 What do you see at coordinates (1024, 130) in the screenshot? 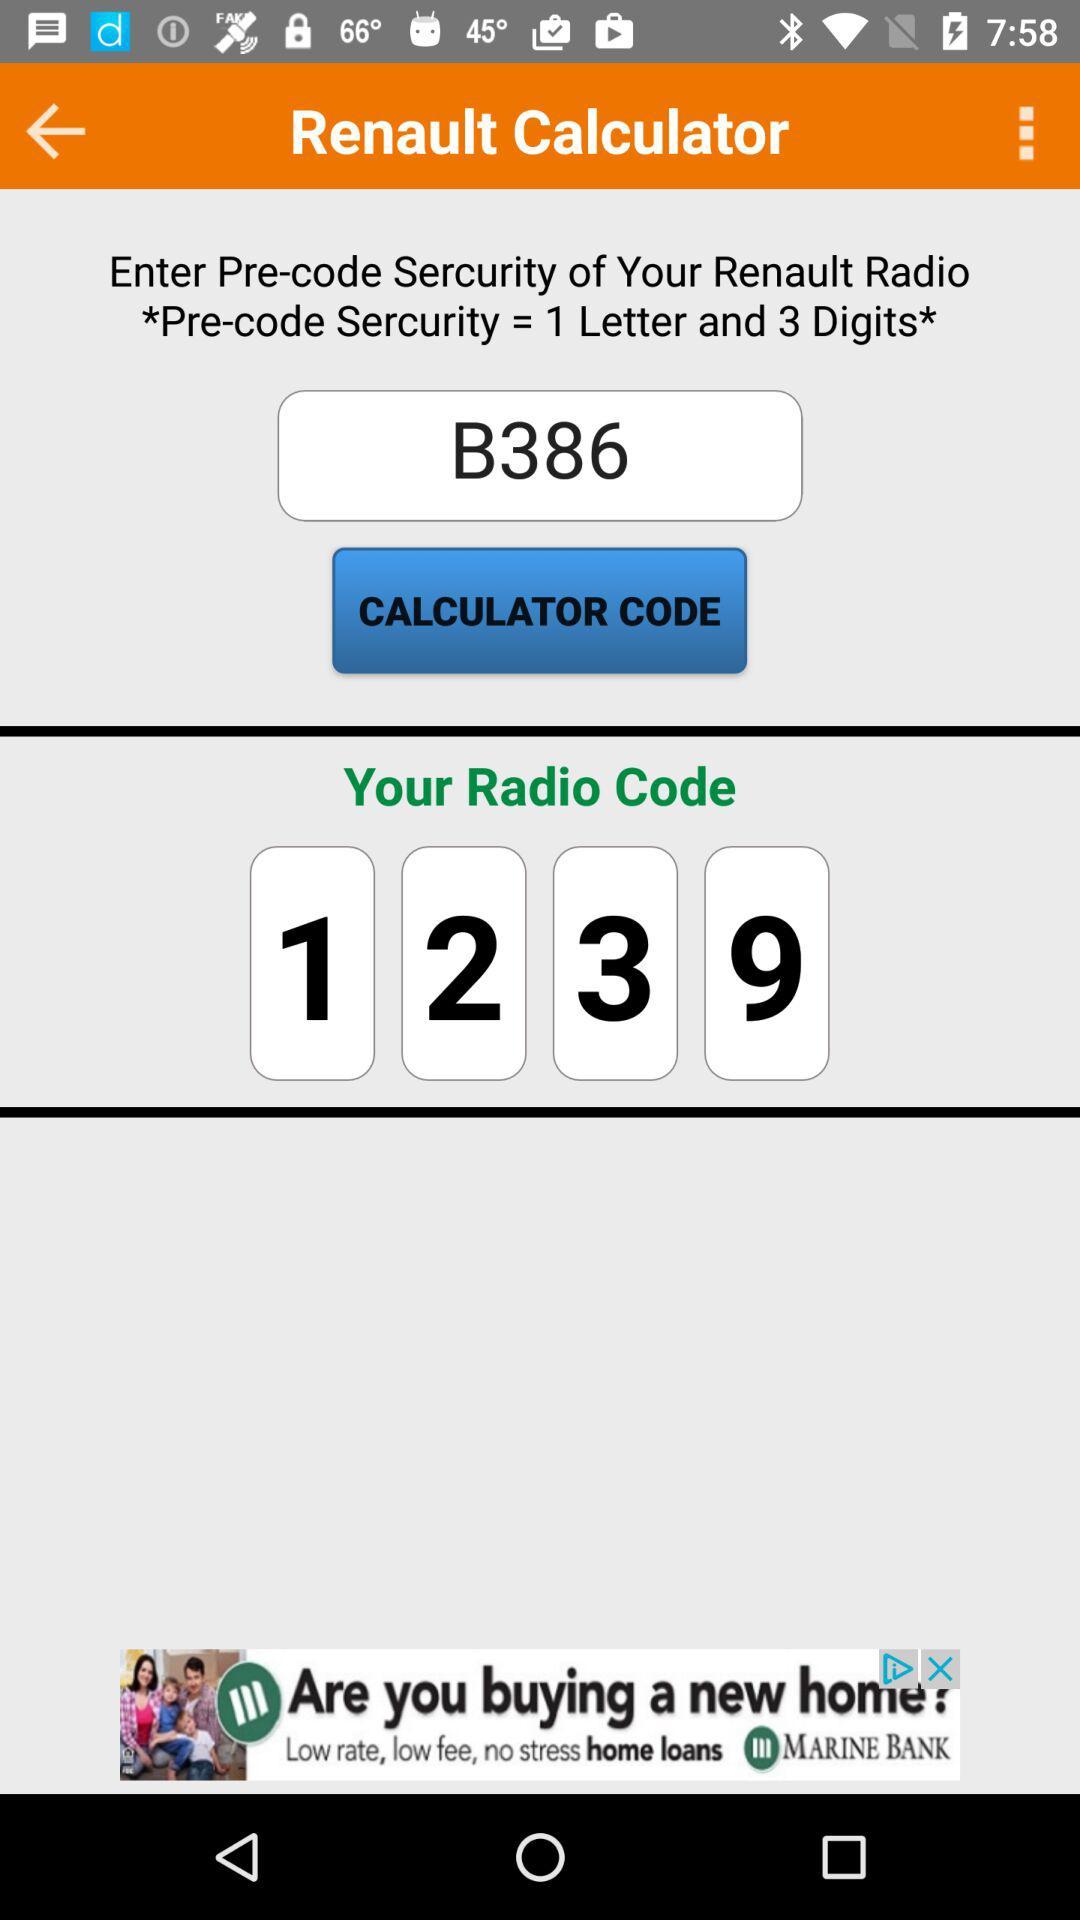
I see `the more icon` at bounding box center [1024, 130].